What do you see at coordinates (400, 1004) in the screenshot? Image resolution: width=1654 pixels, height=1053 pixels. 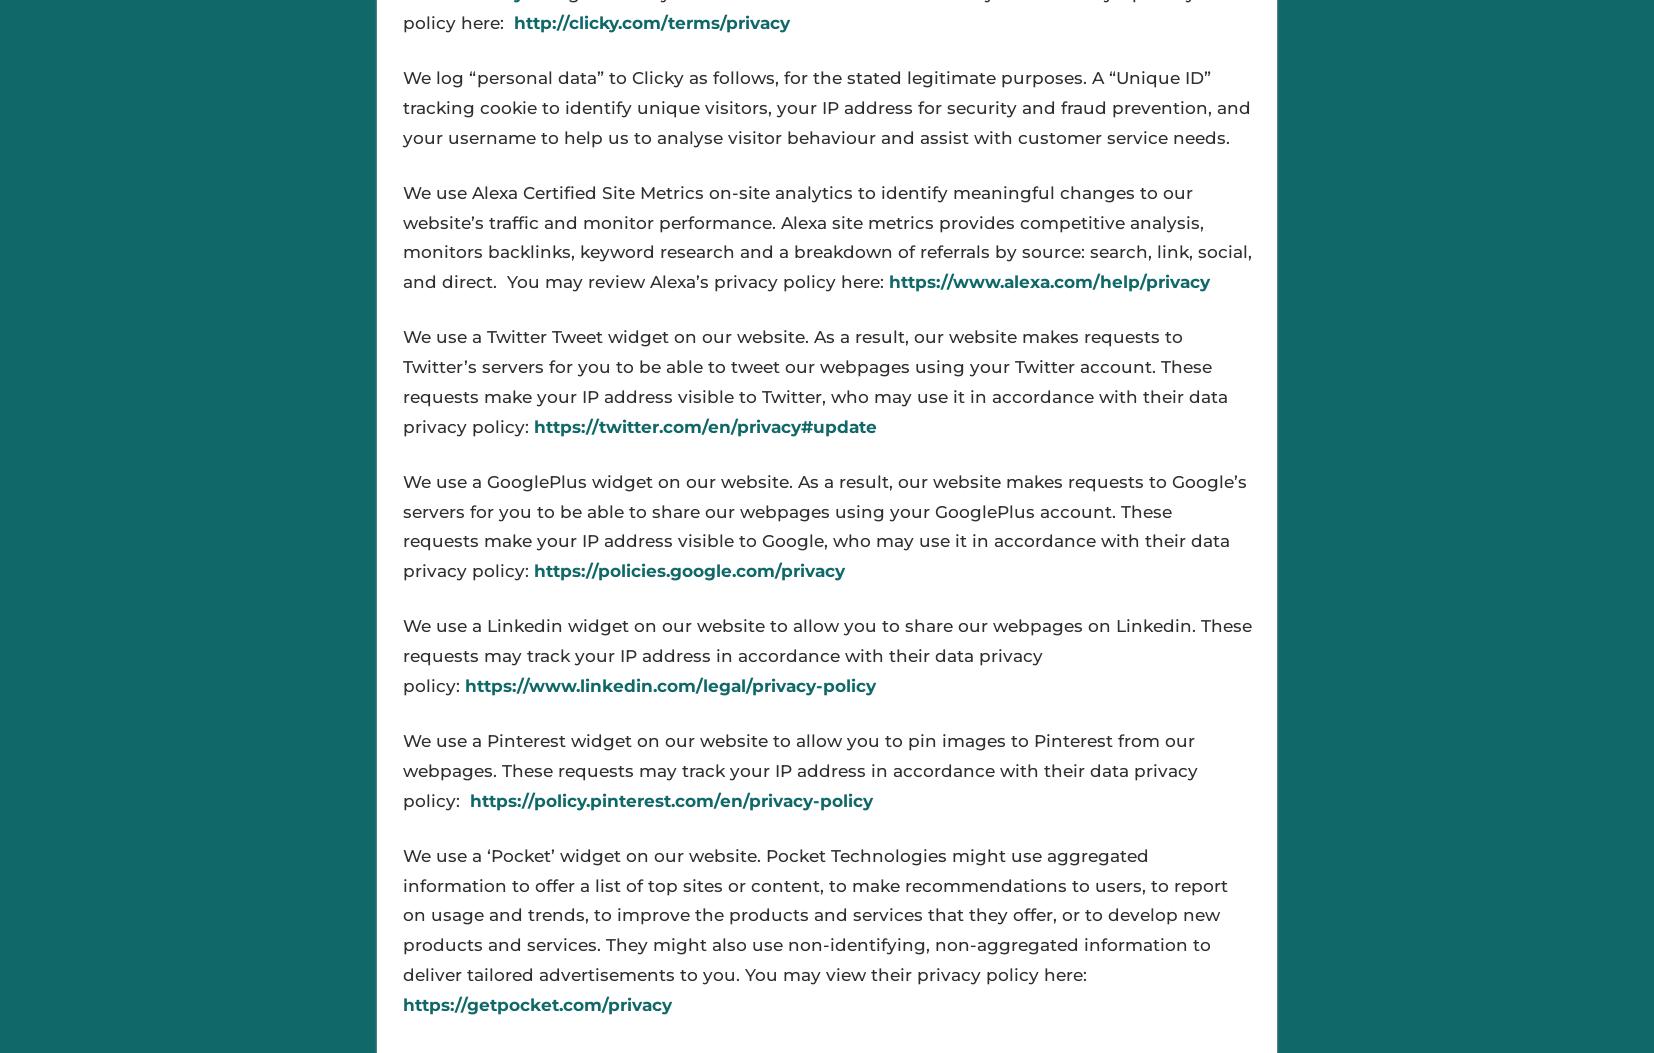 I see `'https://getpocket.com/privacy'` at bounding box center [400, 1004].